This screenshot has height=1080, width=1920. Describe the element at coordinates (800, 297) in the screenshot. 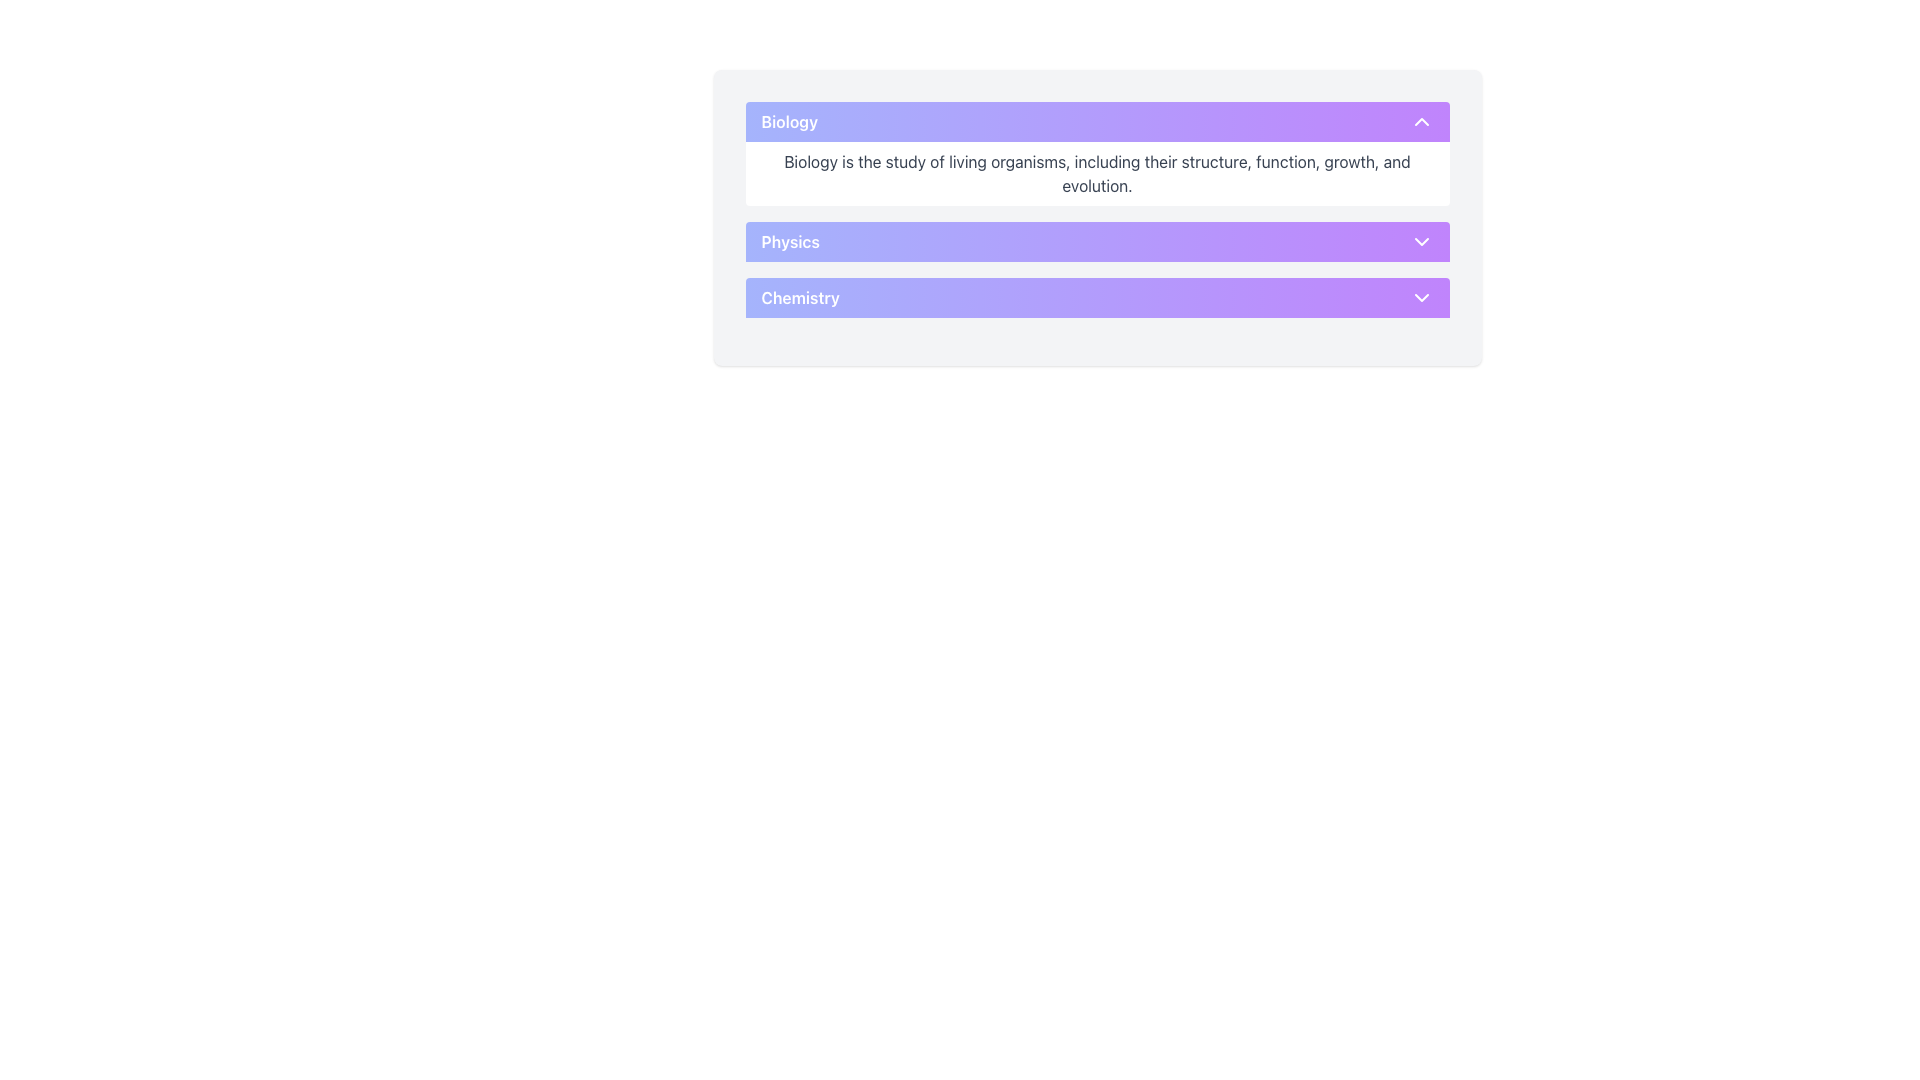

I see `static text serving as the title for the 'Chemistry' section, which is located in the third section of a vertical list of collapsible panels under 'Physics'` at that location.